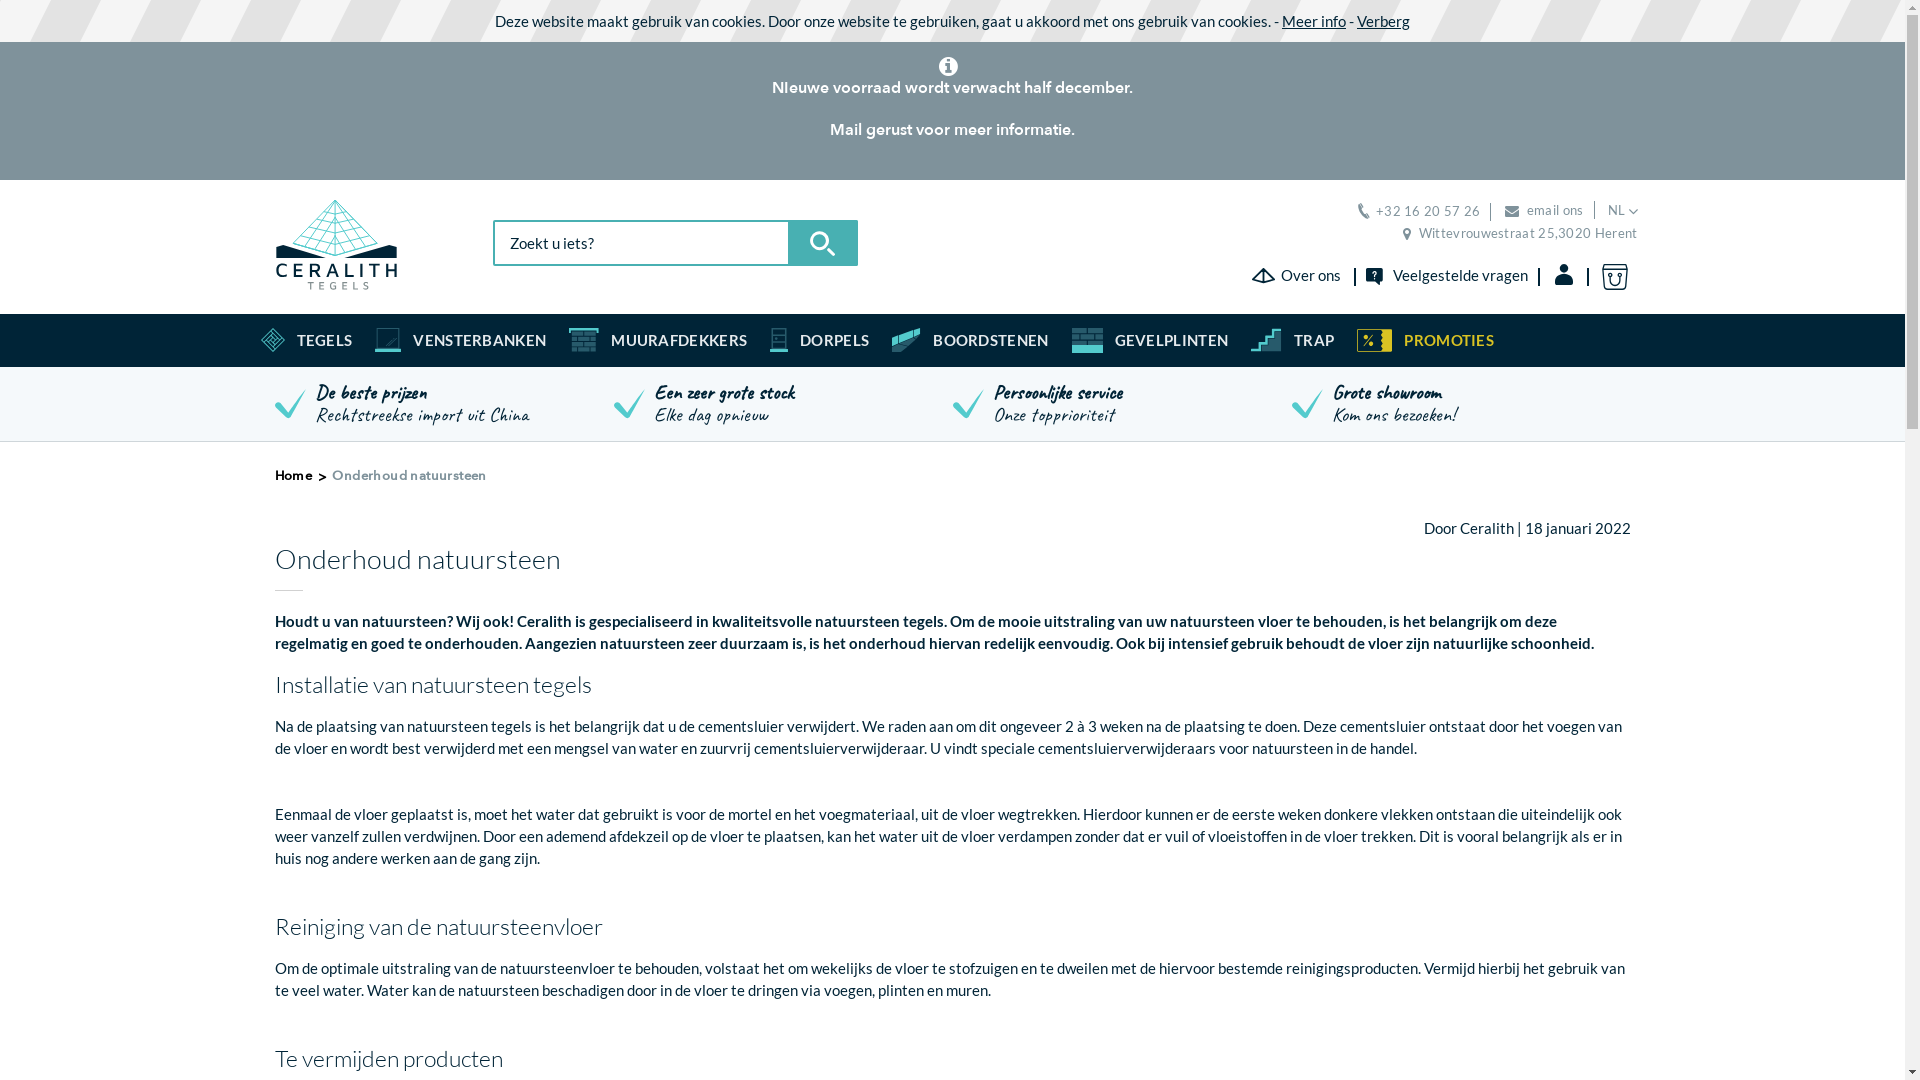 This screenshot has width=1920, height=1080. What do you see at coordinates (1543, 209) in the screenshot?
I see `'email ons'` at bounding box center [1543, 209].